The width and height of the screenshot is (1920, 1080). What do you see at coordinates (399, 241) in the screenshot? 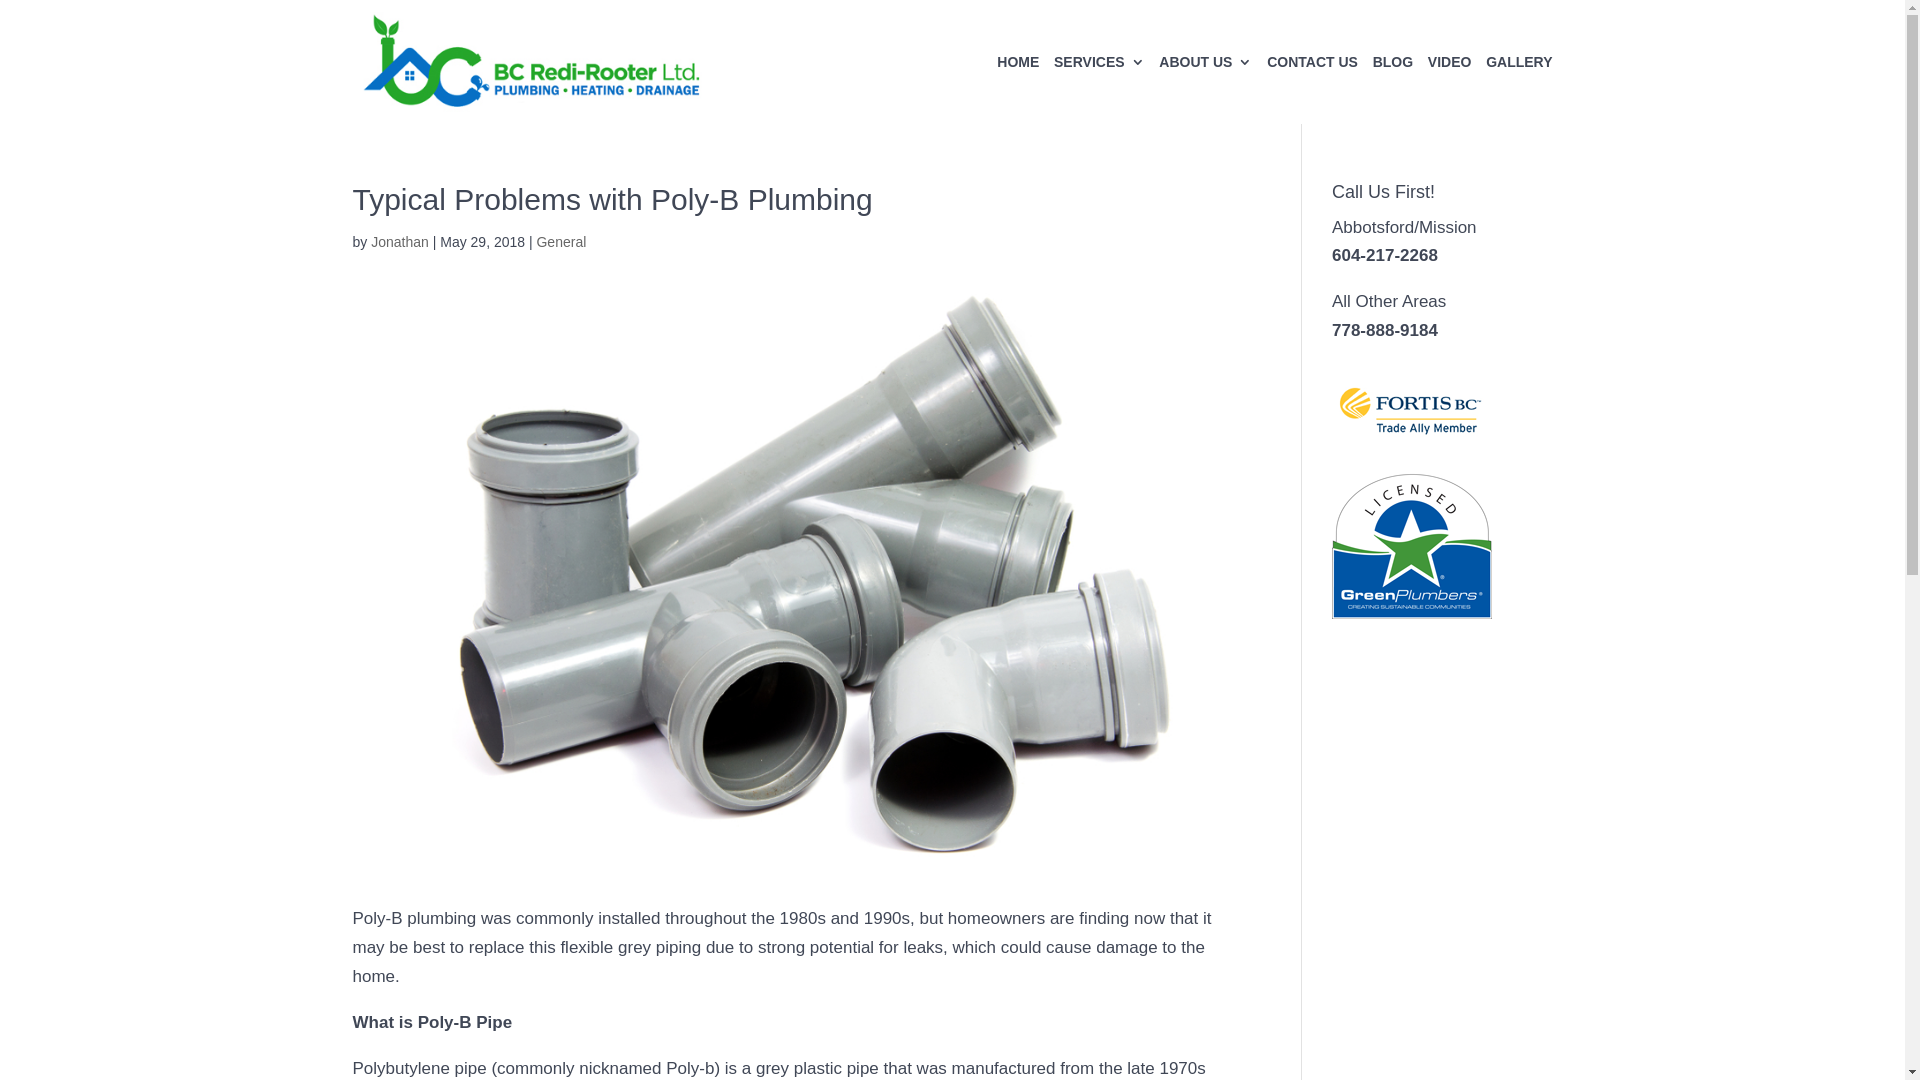
I see `'Jonathan'` at bounding box center [399, 241].